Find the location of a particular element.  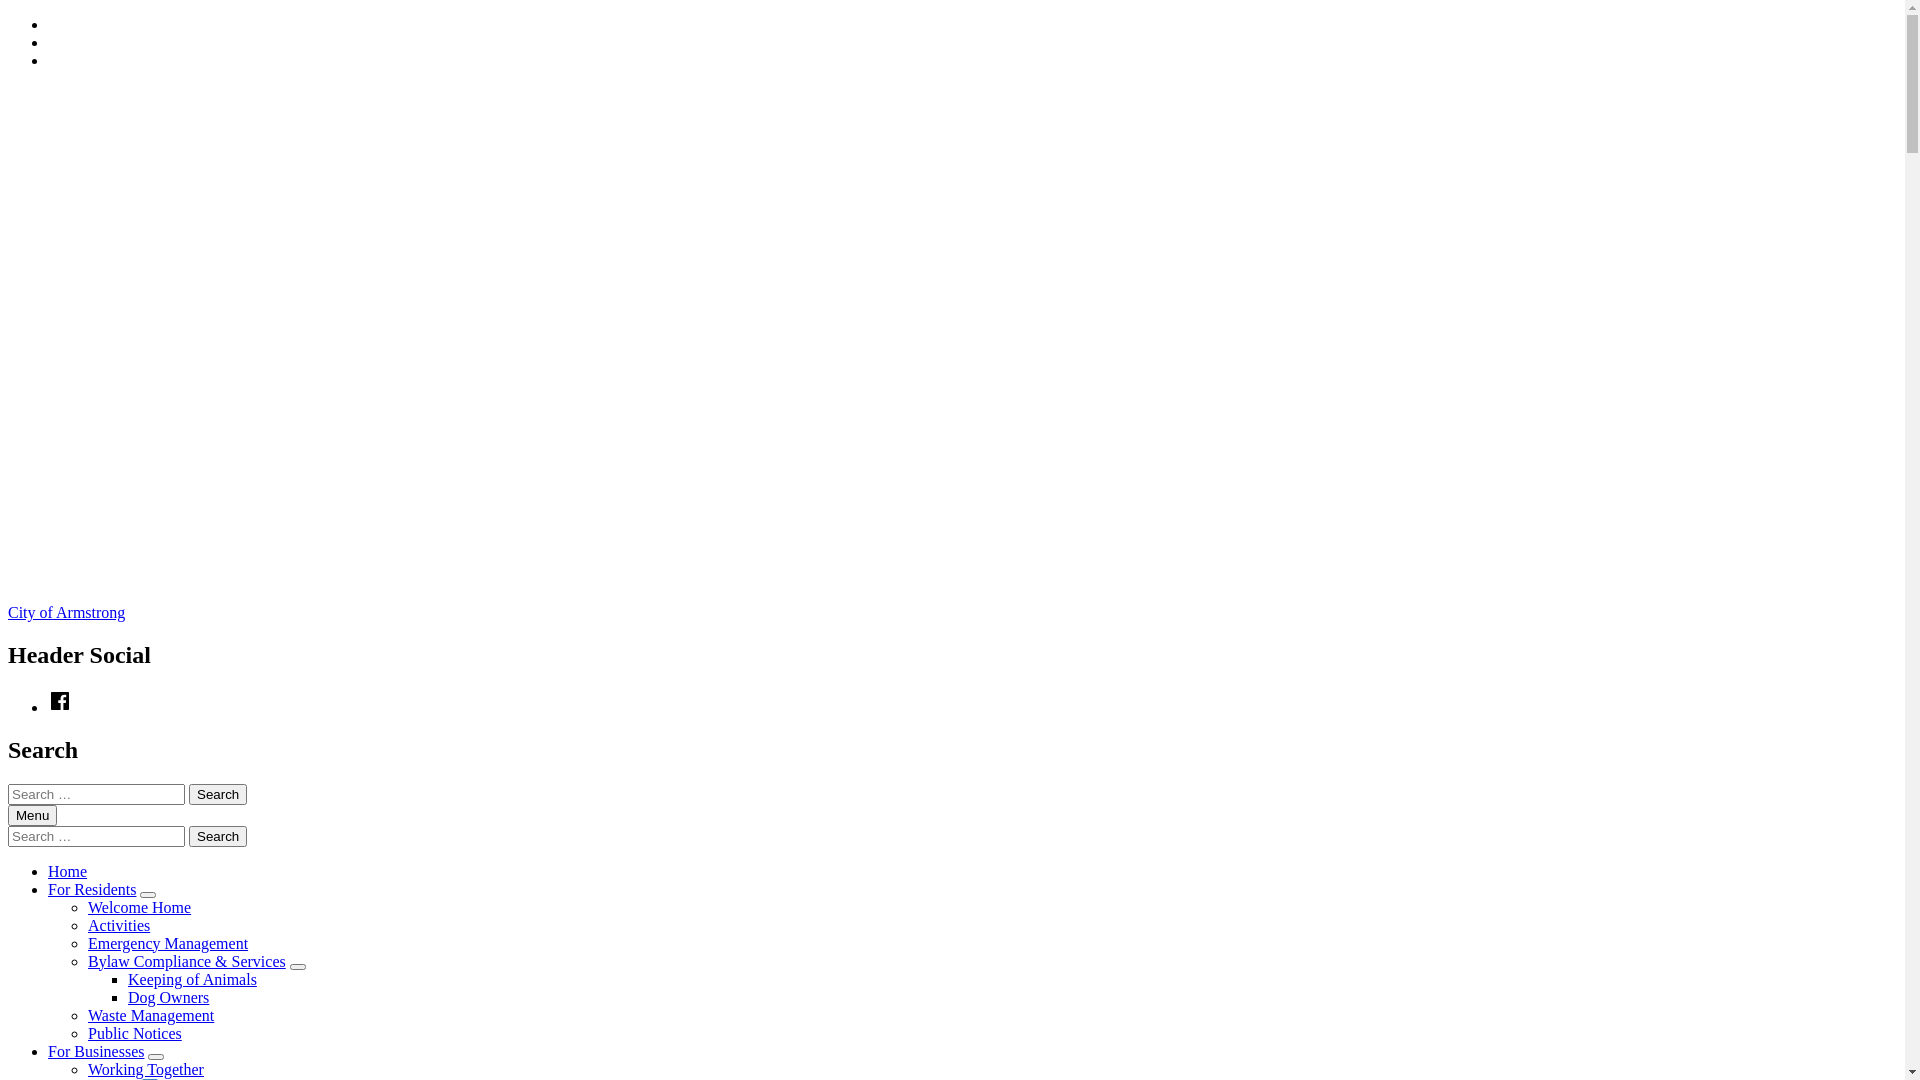

'For Businesses' is located at coordinates (95, 1050).